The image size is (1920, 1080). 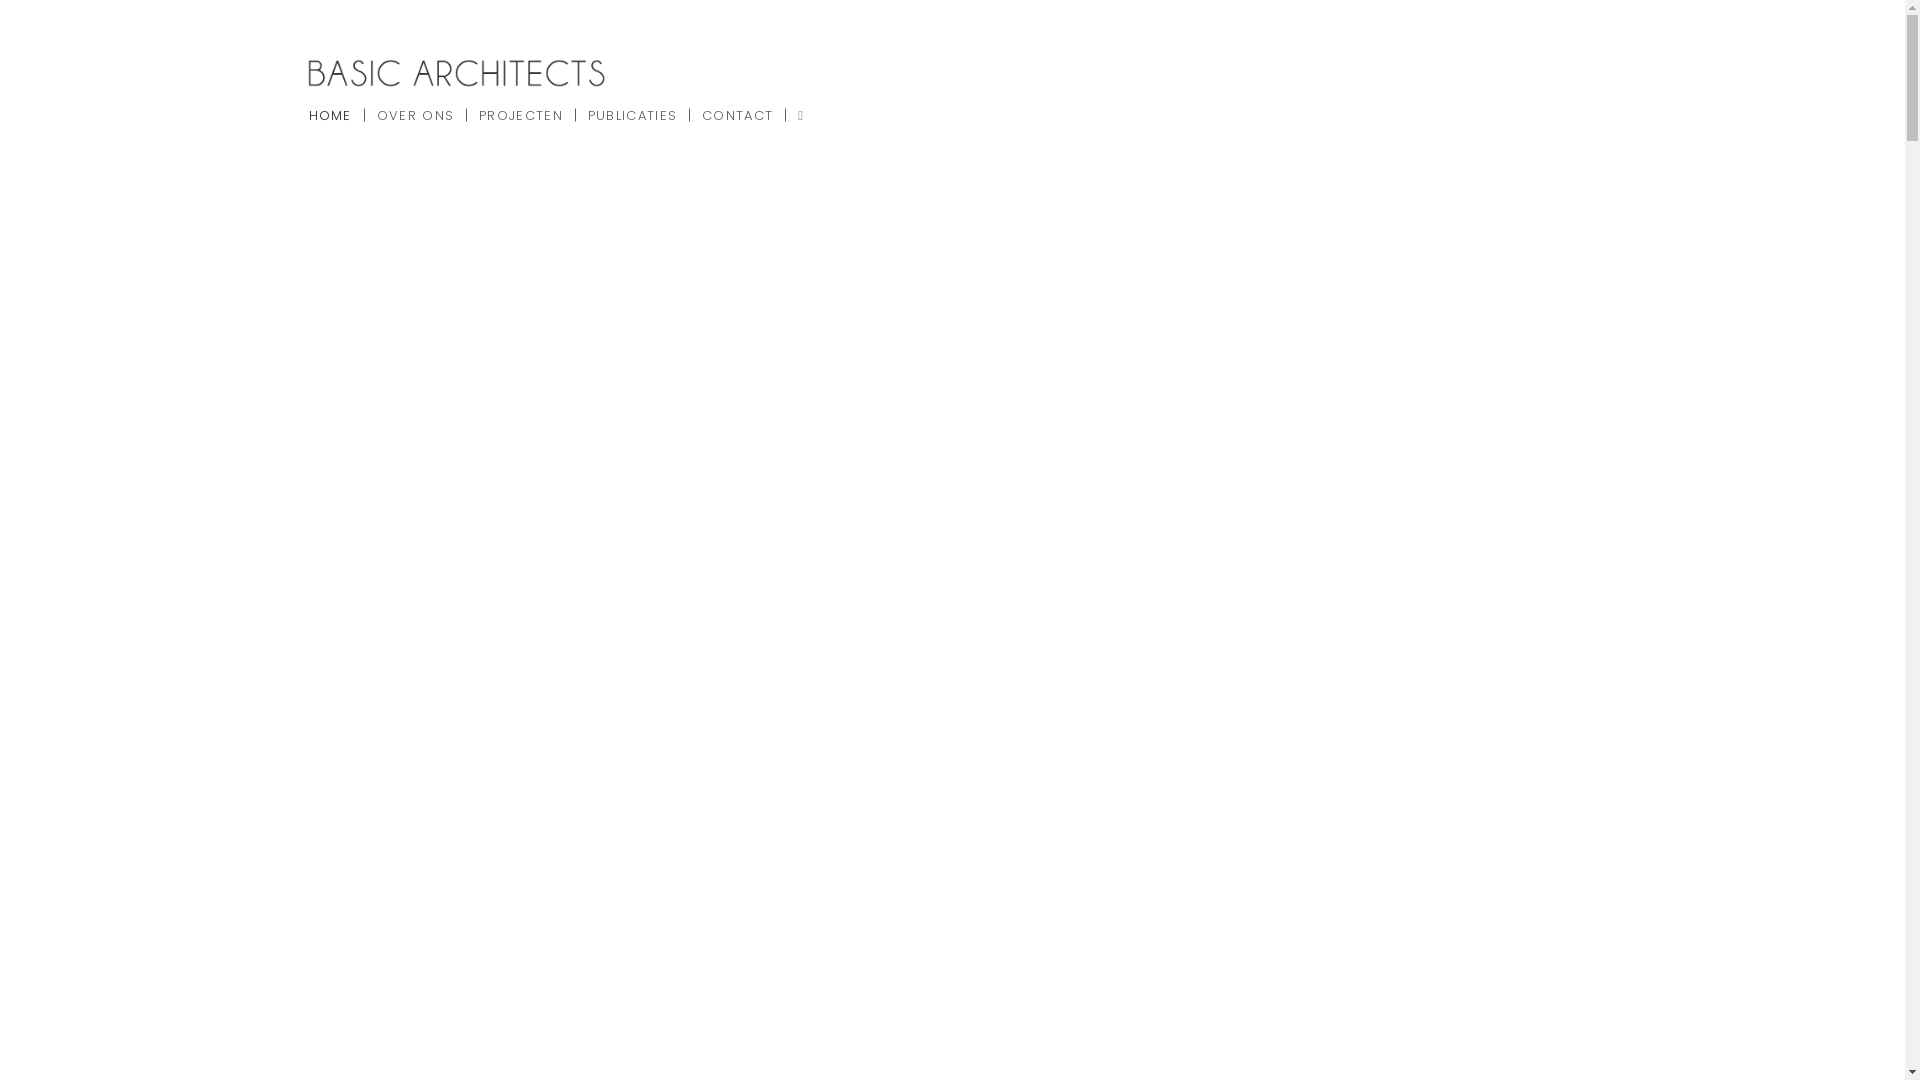 What do you see at coordinates (521, 115) in the screenshot?
I see `'PROJECTEN'` at bounding box center [521, 115].